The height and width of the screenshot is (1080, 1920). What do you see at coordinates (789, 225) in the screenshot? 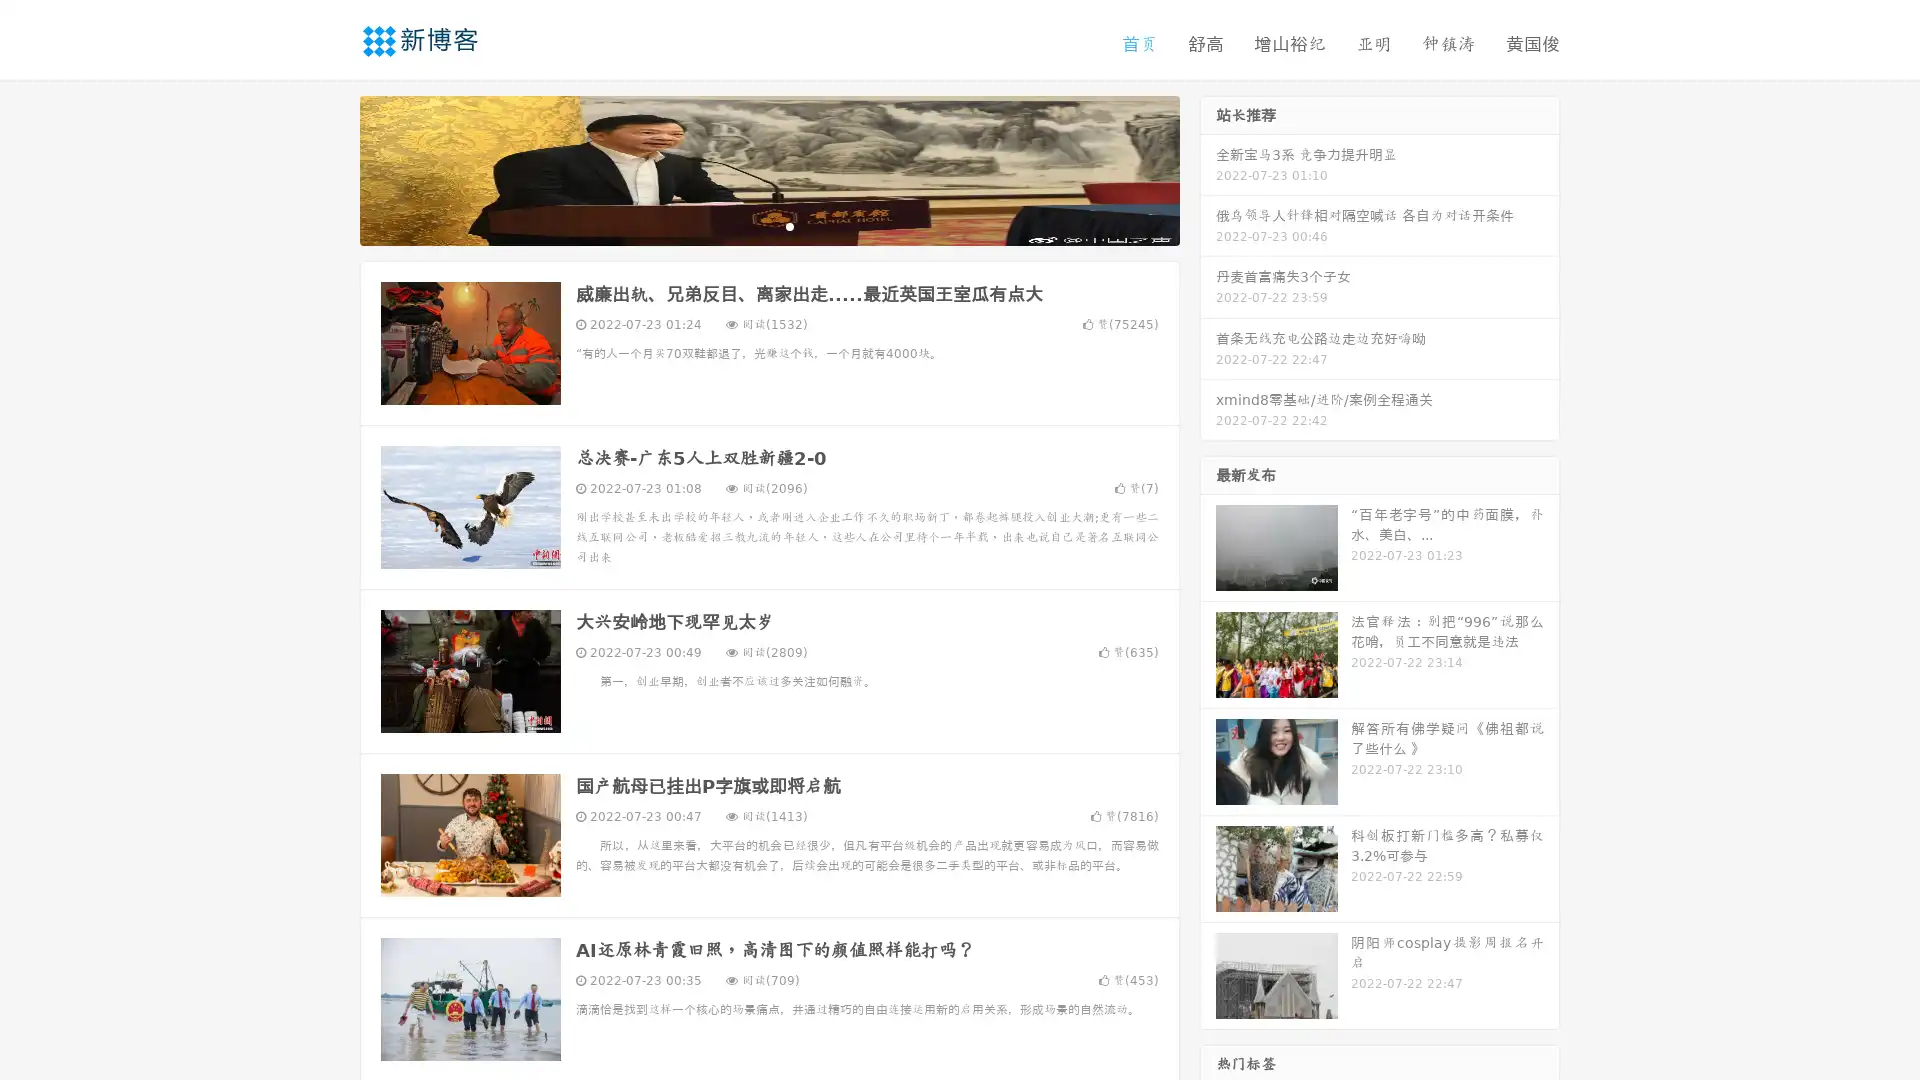
I see `Go to slide 3` at bounding box center [789, 225].